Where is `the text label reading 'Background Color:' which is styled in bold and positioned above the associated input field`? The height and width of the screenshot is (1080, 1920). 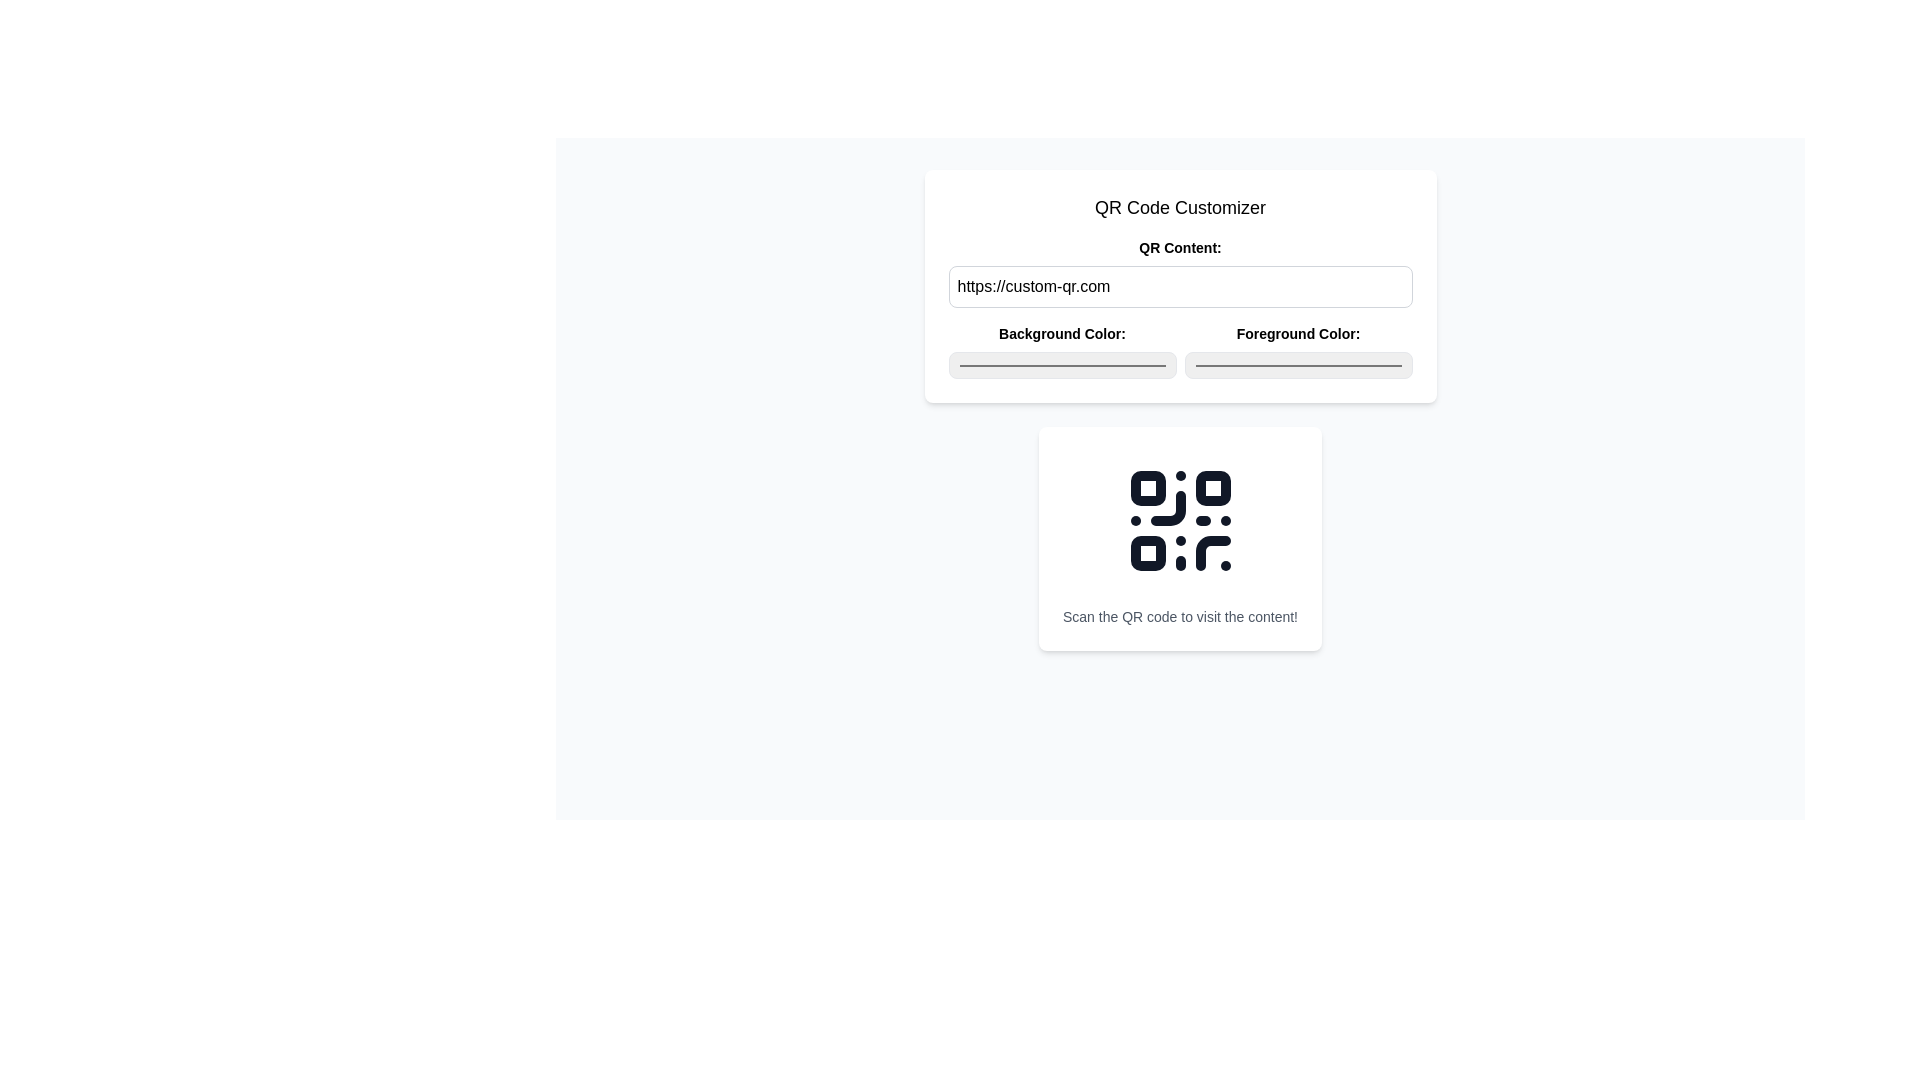 the text label reading 'Background Color:' which is styled in bold and positioned above the associated input field is located at coordinates (1061, 333).